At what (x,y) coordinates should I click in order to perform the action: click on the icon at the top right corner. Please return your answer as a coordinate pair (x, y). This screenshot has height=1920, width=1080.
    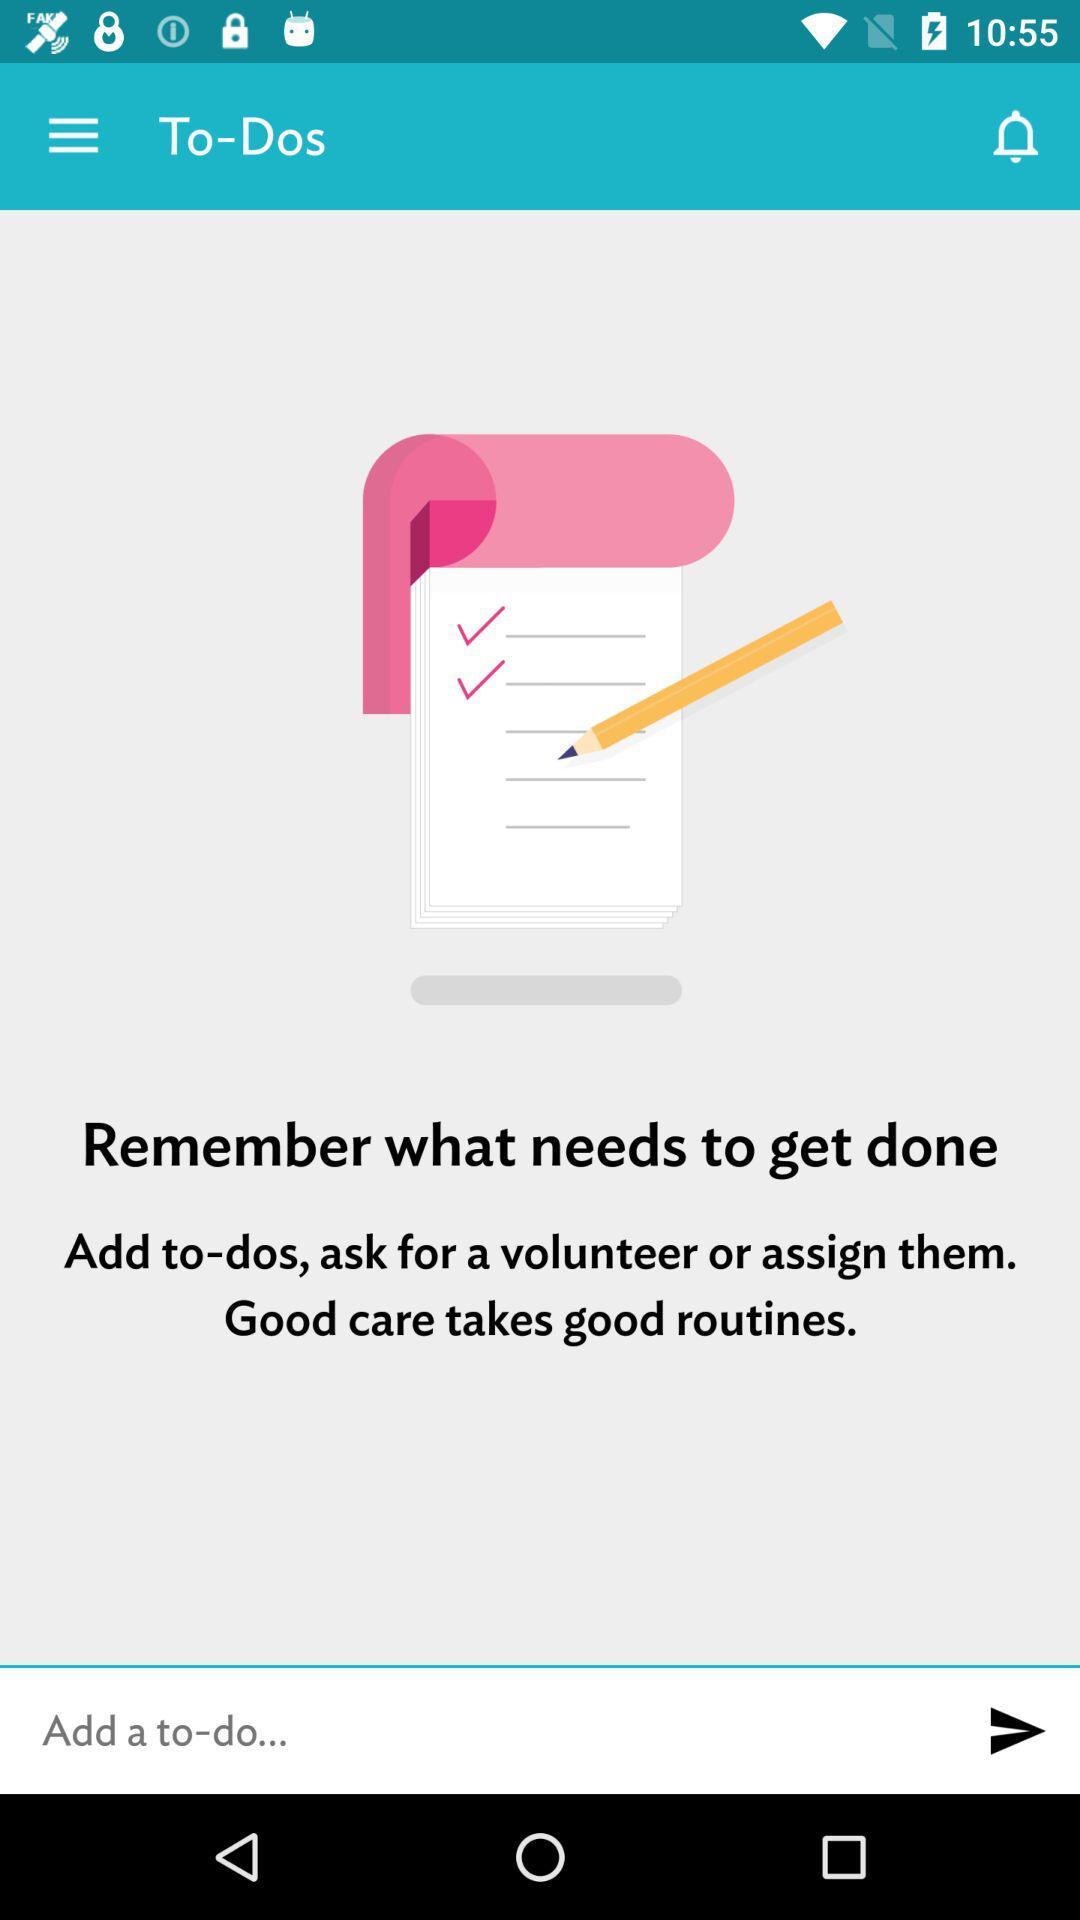
    Looking at the image, I should click on (1017, 135).